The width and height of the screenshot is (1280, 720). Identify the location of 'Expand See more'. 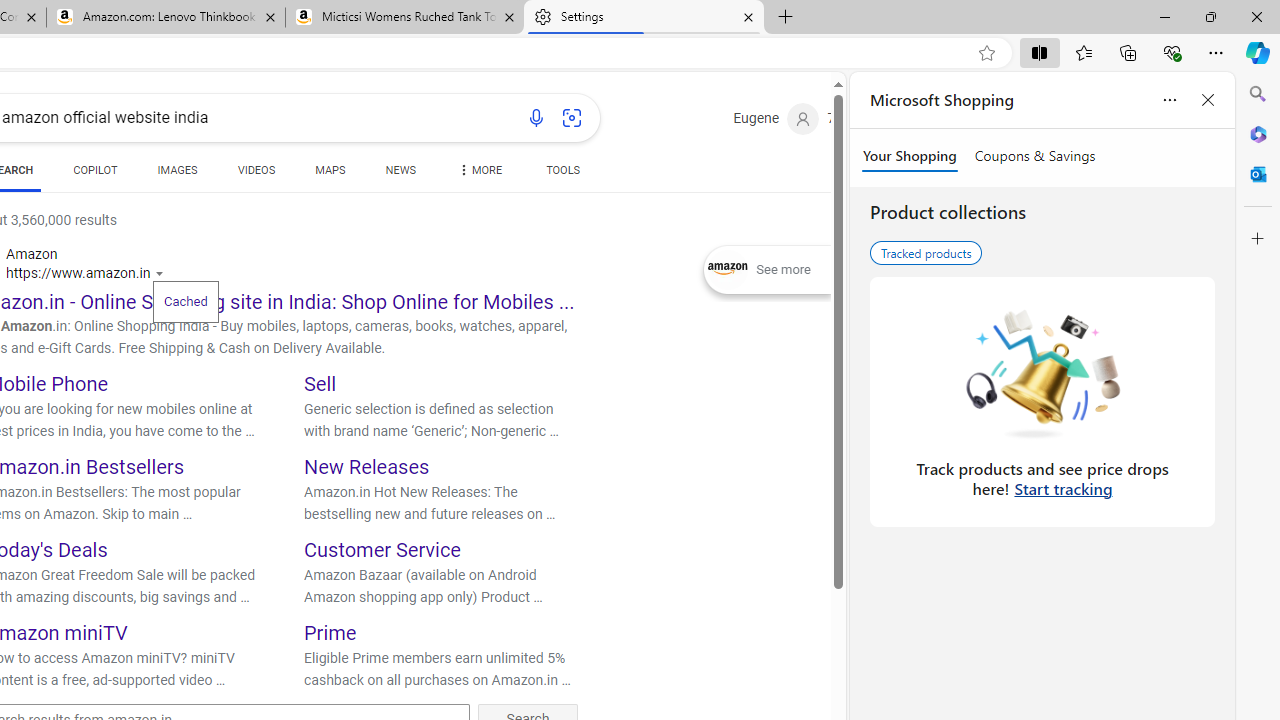
(766, 270).